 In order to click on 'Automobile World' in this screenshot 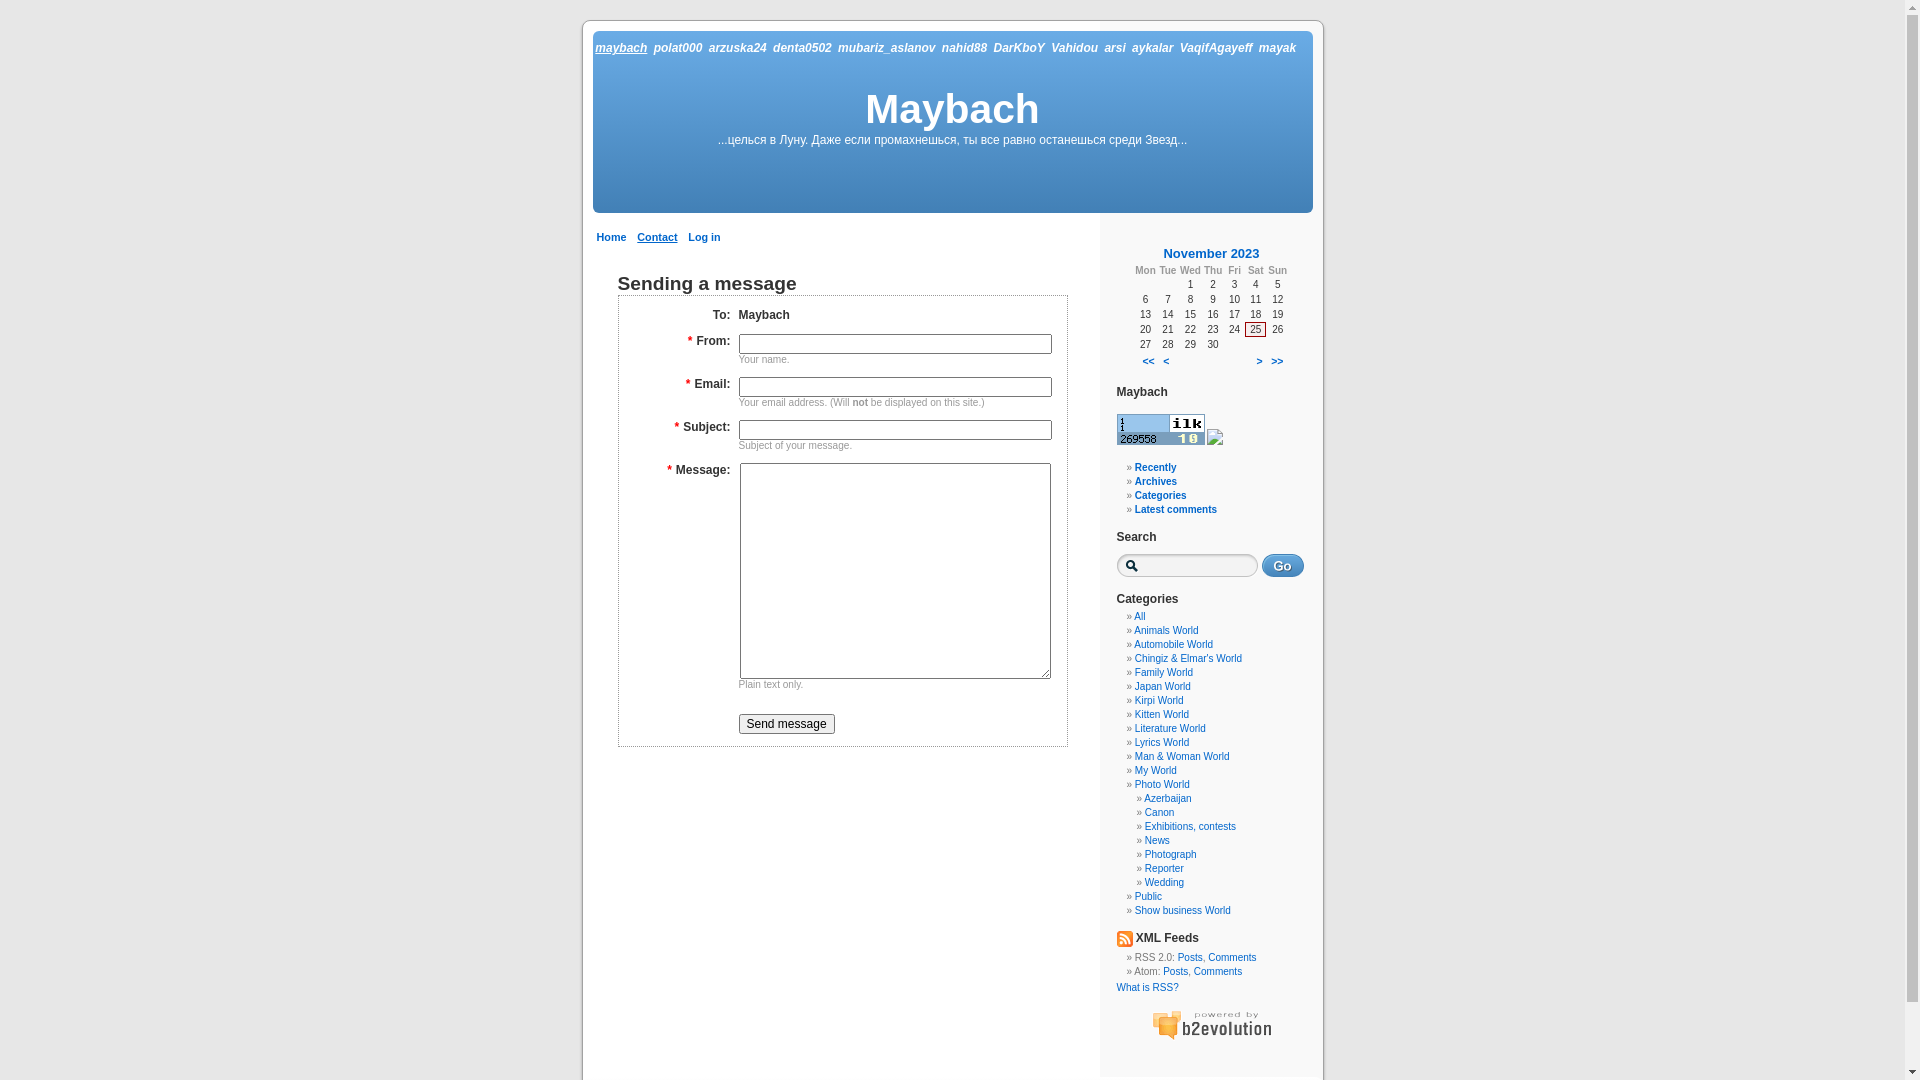, I will do `click(1173, 644)`.